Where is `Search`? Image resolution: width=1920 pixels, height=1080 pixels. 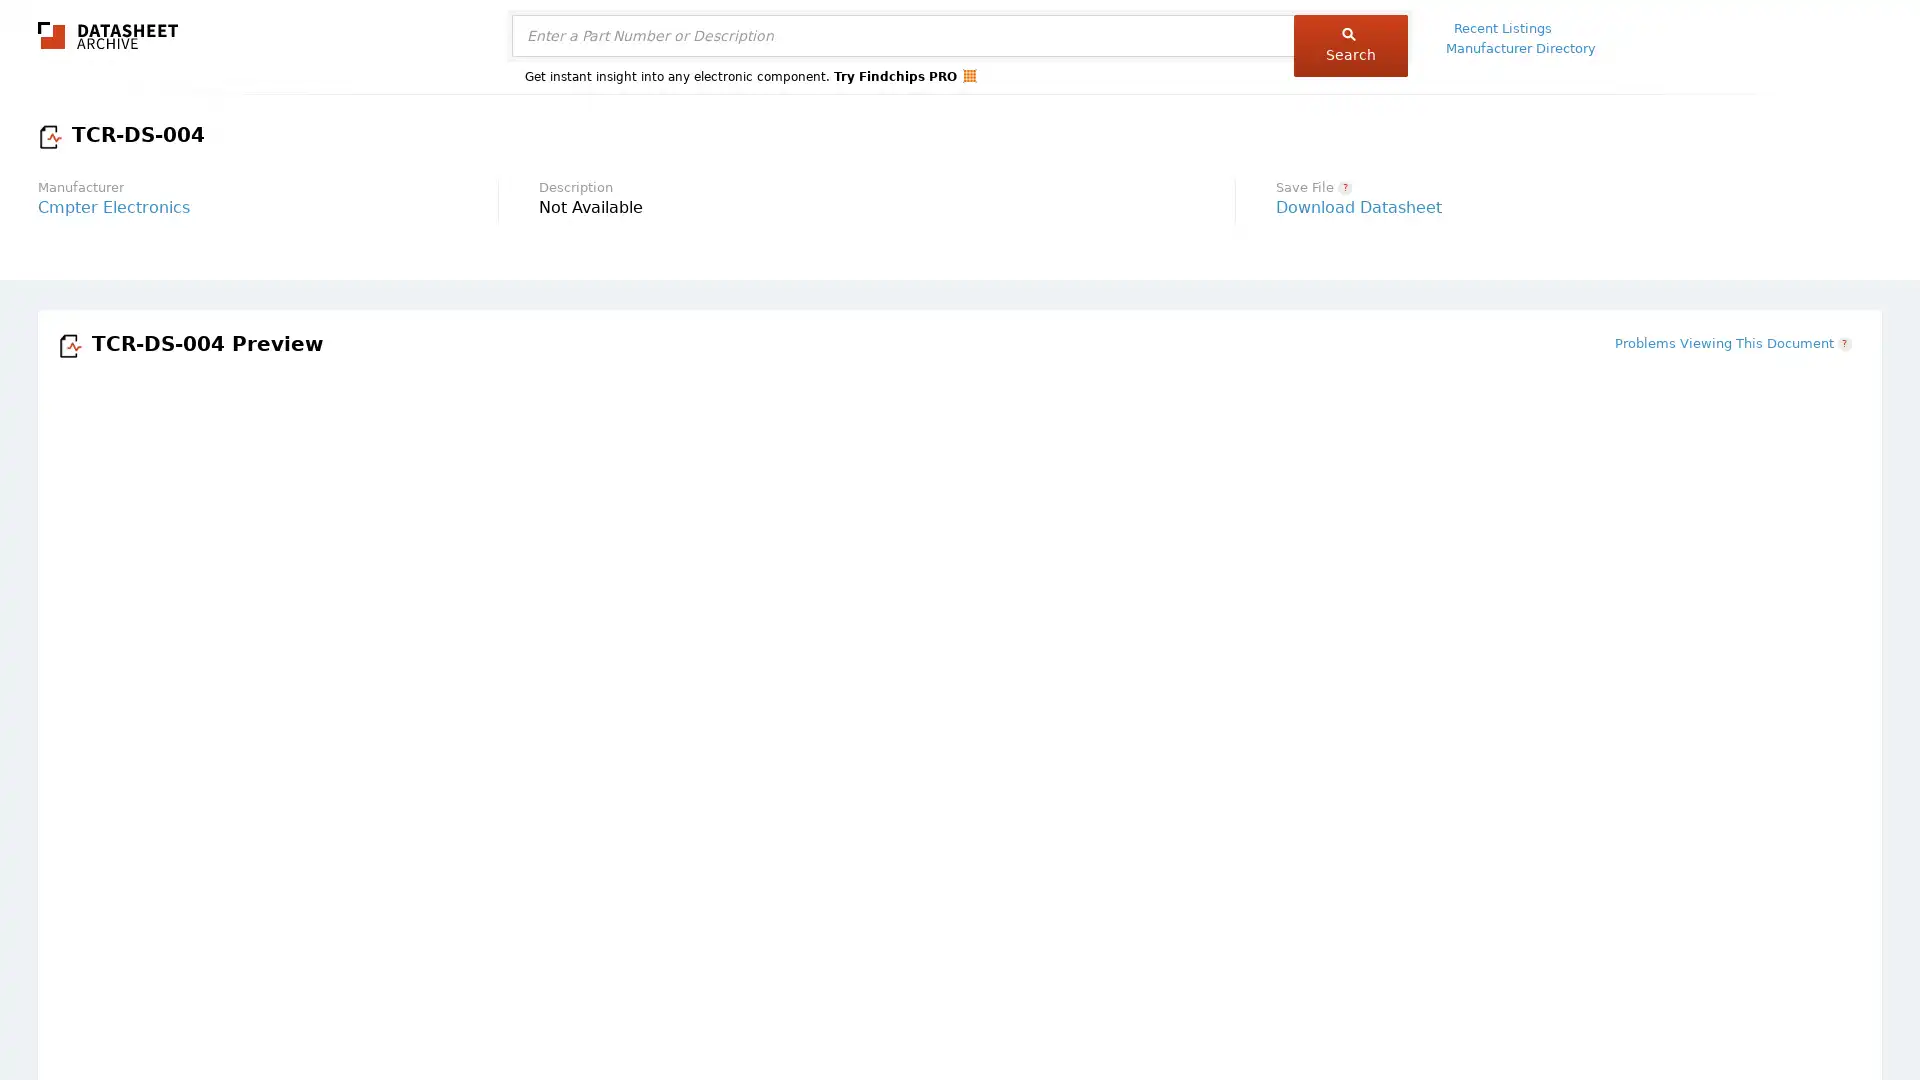 Search is located at coordinates (1349, 45).